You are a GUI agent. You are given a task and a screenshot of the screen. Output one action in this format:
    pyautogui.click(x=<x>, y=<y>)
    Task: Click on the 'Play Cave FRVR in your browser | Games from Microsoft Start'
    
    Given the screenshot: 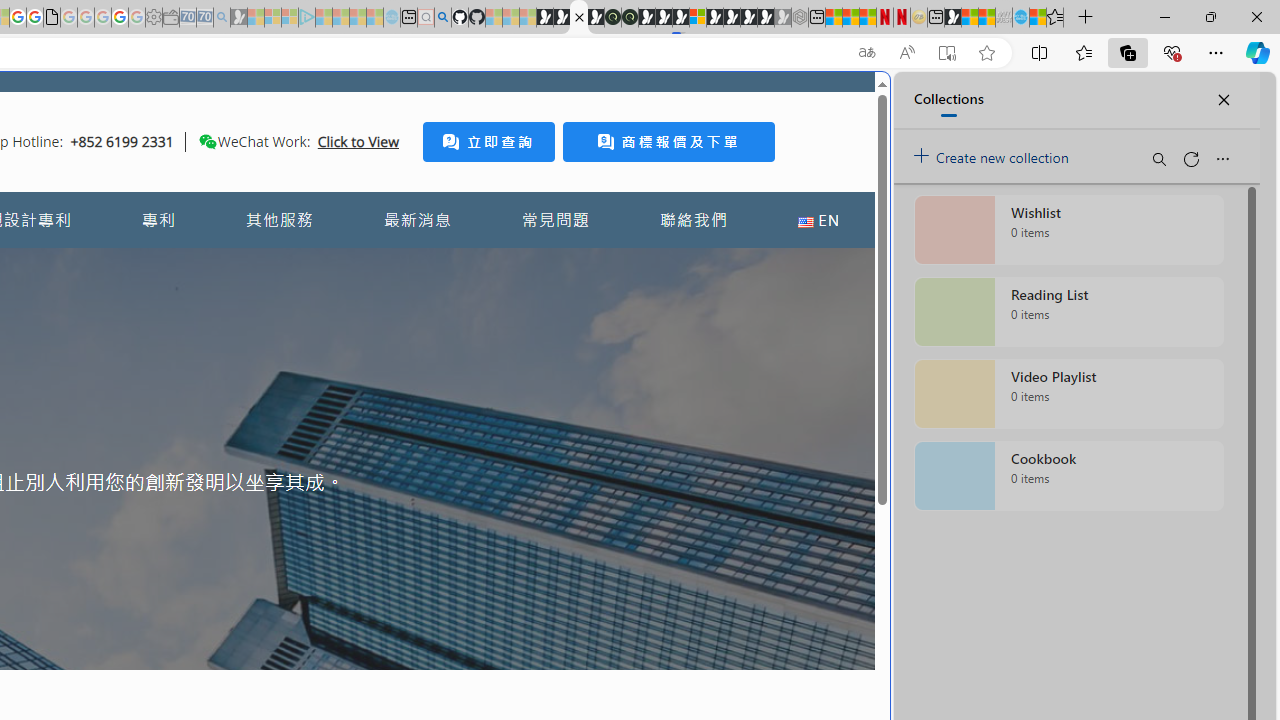 What is the action you would take?
    pyautogui.click(x=663, y=17)
    